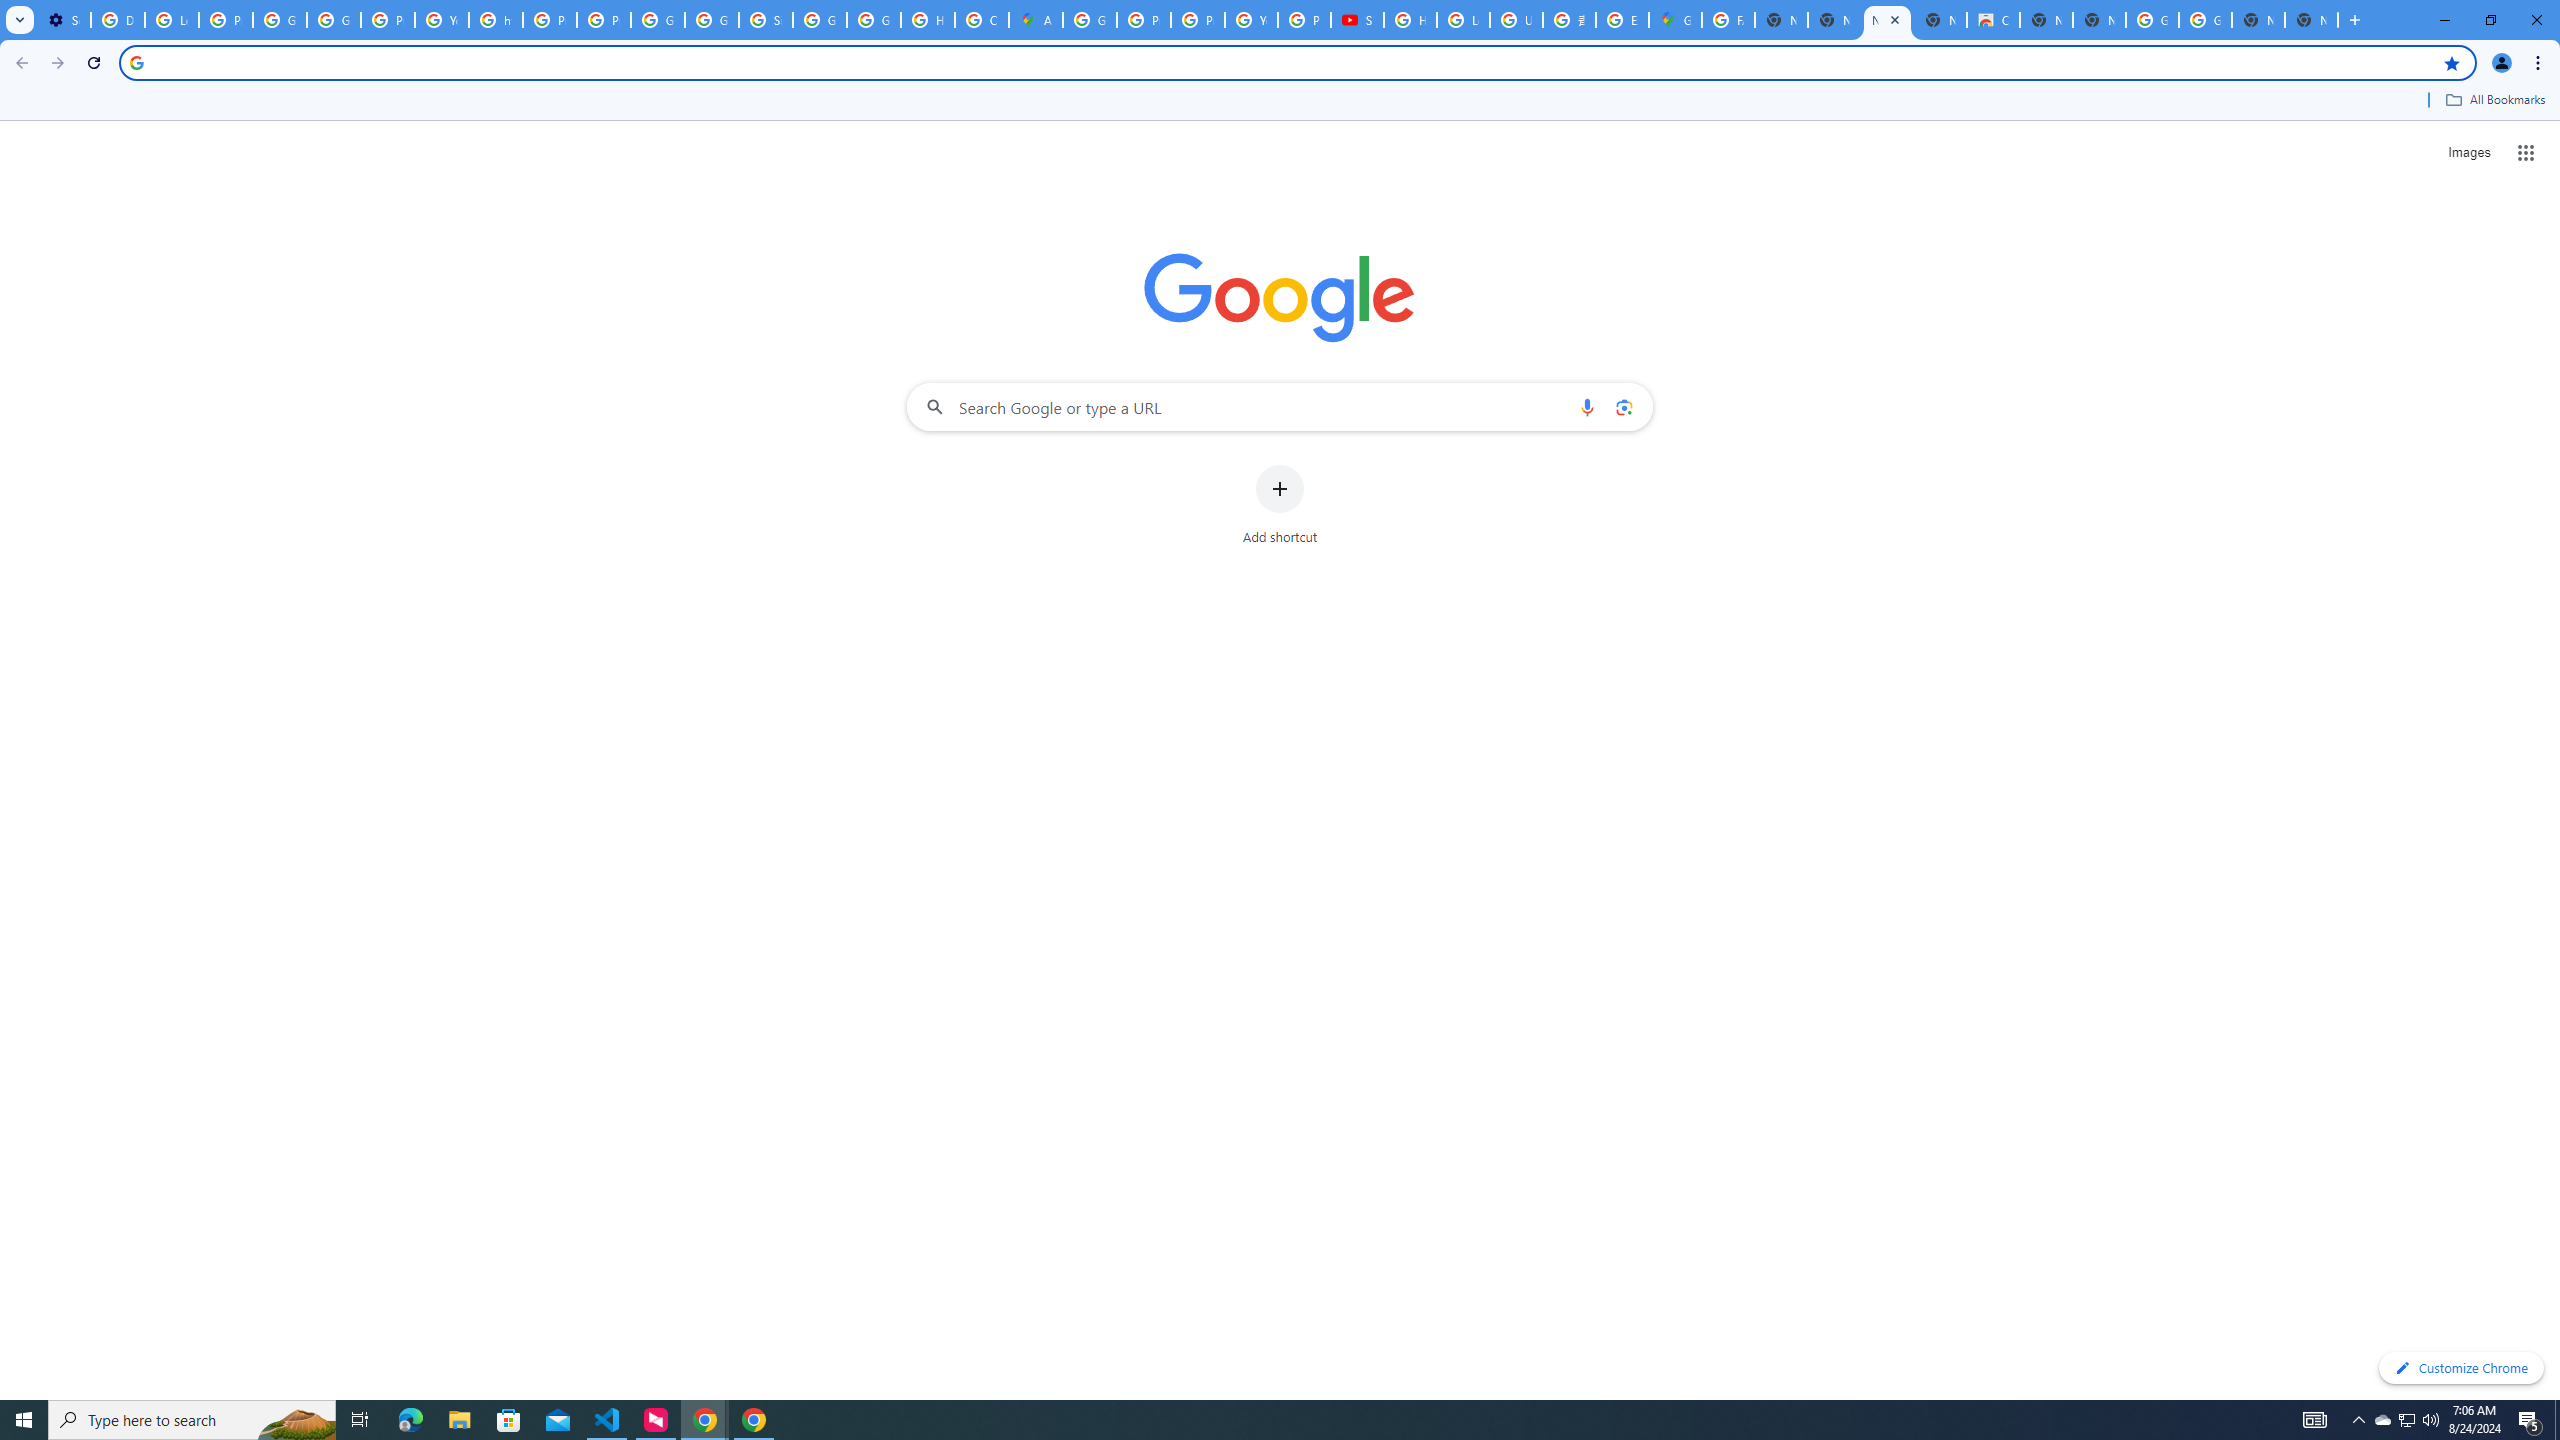 This screenshot has height=1440, width=2560. I want to click on 'Google Maps', so click(1675, 19).